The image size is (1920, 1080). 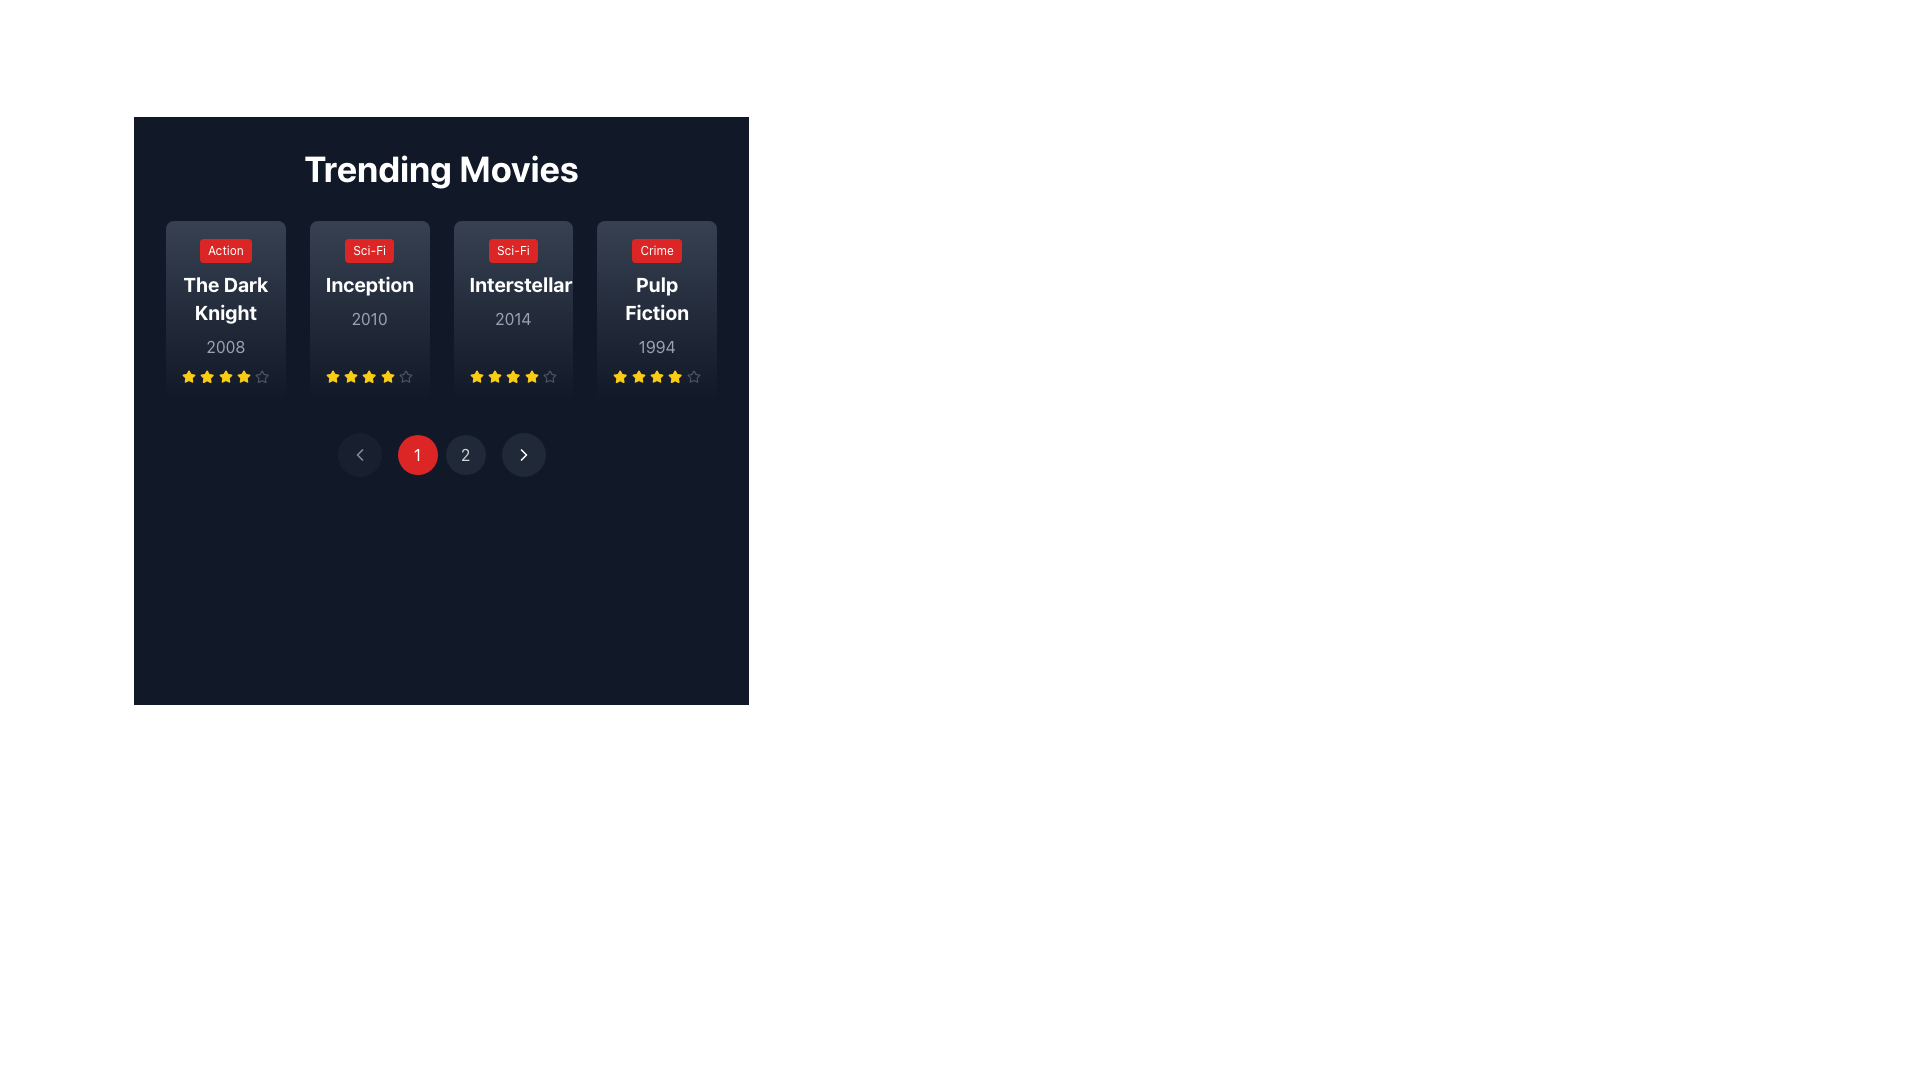 What do you see at coordinates (225, 297) in the screenshot?
I see `the first movie information card for 'The Dark Knight' in the 'Trending Movies' grid, which features a red 'Action' label and a dark background` at bounding box center [225, 297].